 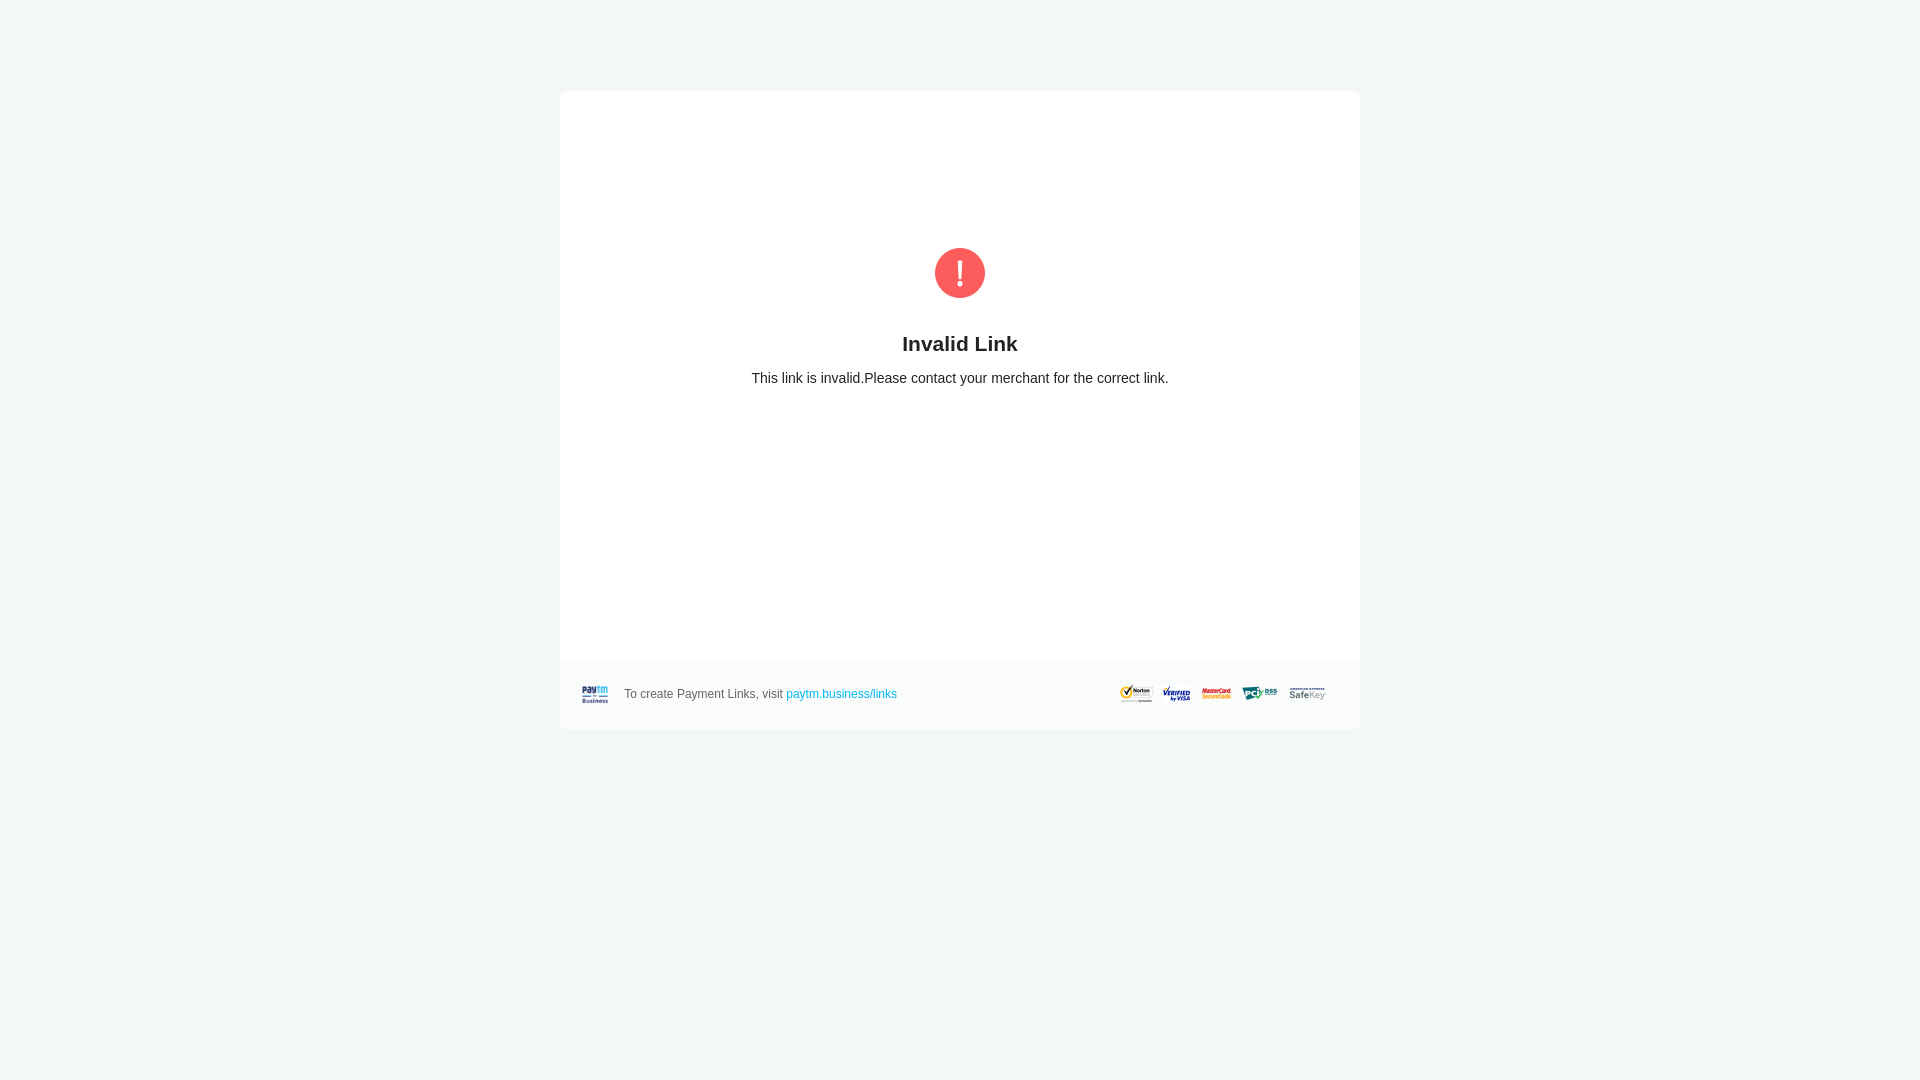 What do you see at coordinates (841, 693) in the screenshot?
I see `'paytm.business/links'` at bounding box center [841, 693].